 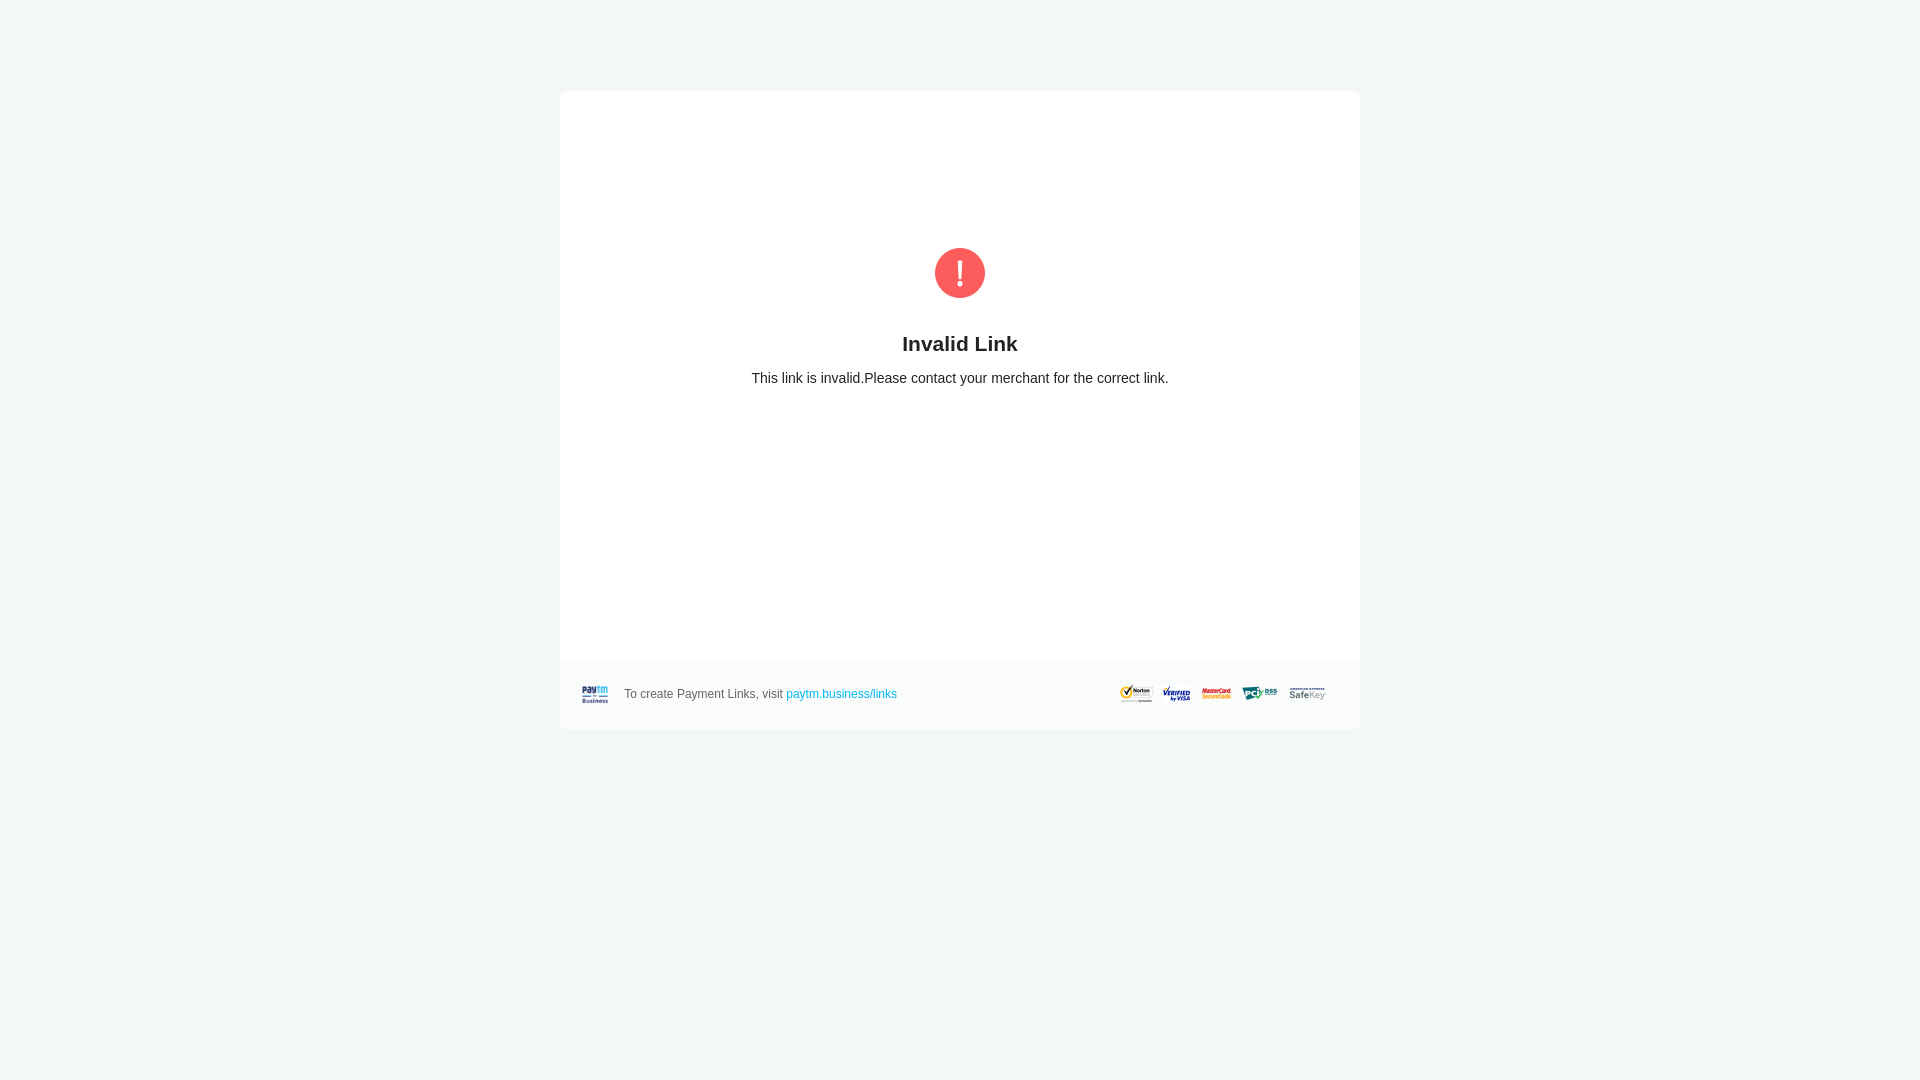 What do you see at coordinates (841, 693) in the screenshot?
I see `'paytm.business/links'` at bounding box center [841, 693].